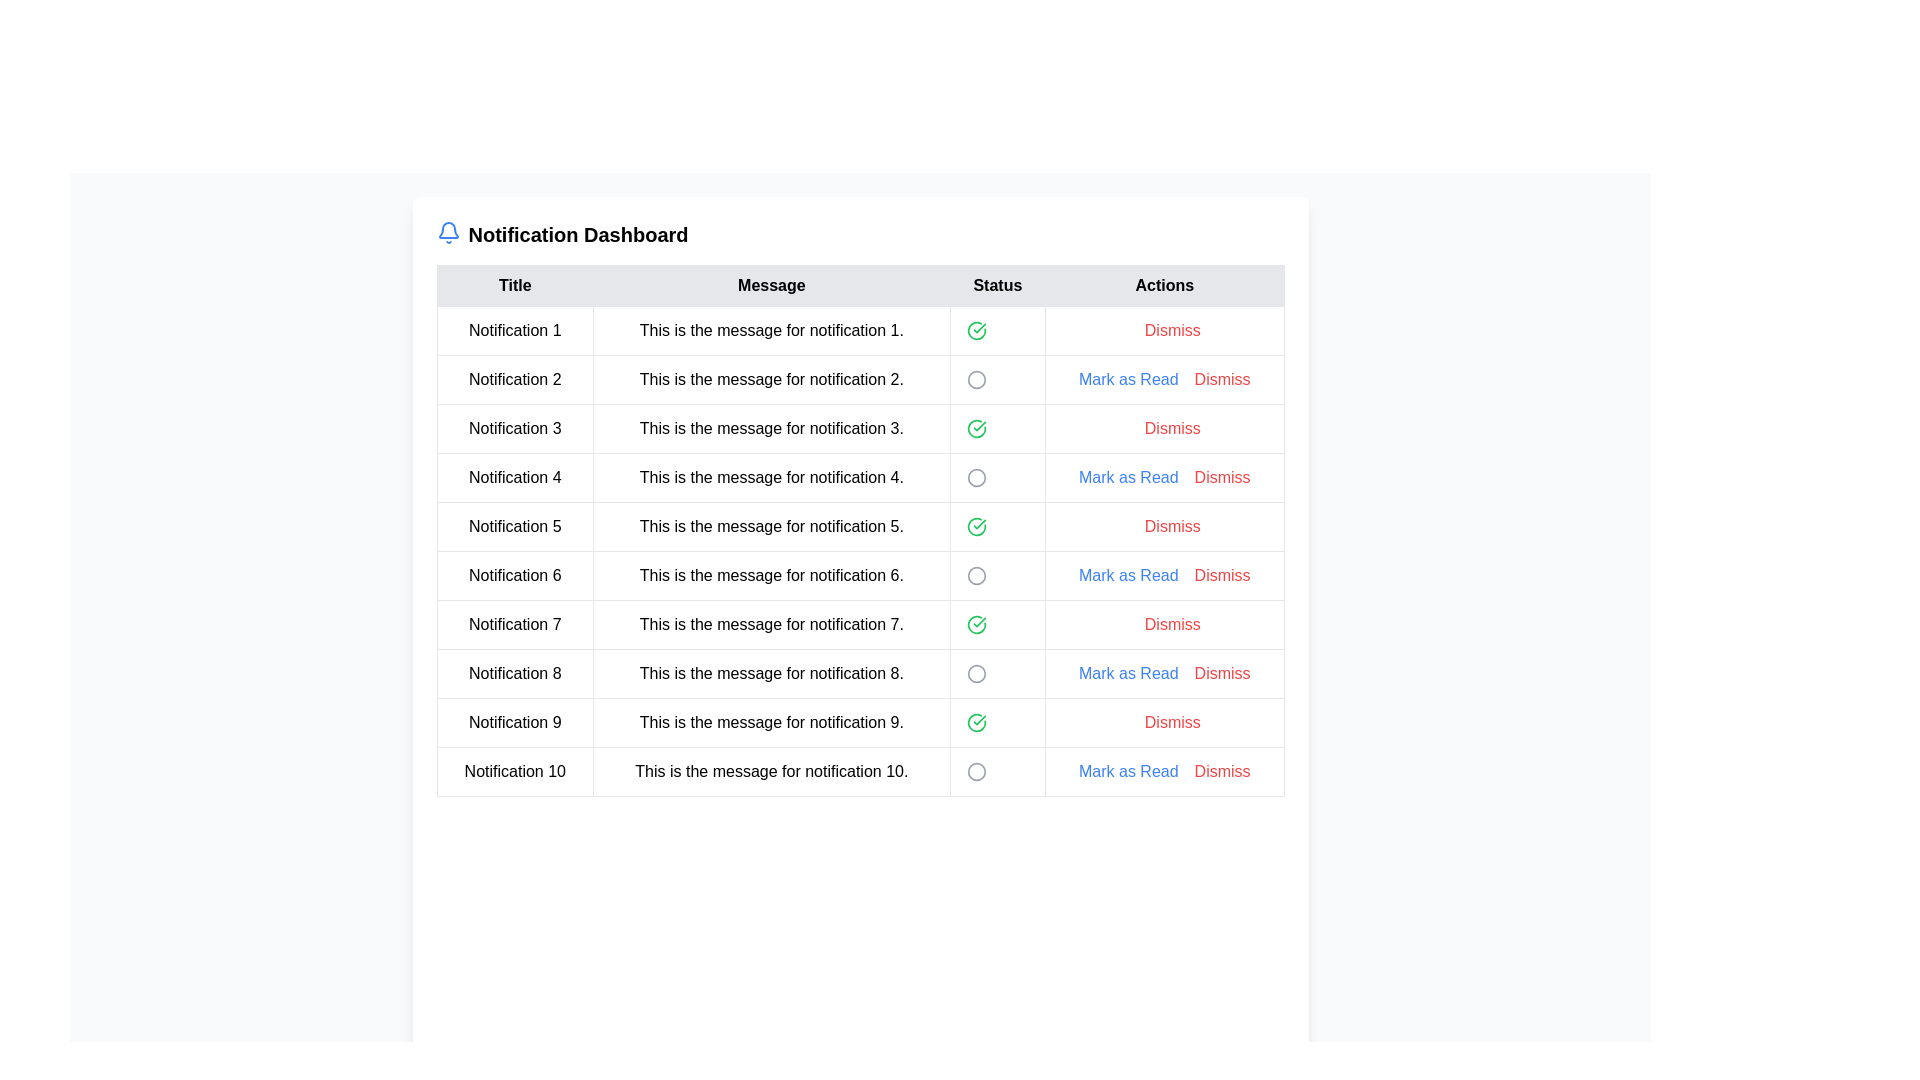  What do you see at coordinates (976, 380) in the screenshot?
I see `the Circular graphic icon in the 'Status' column of the notification table for 'Notification 2', which visually represents the status of the associated notification` at bounding box center [976, 380].